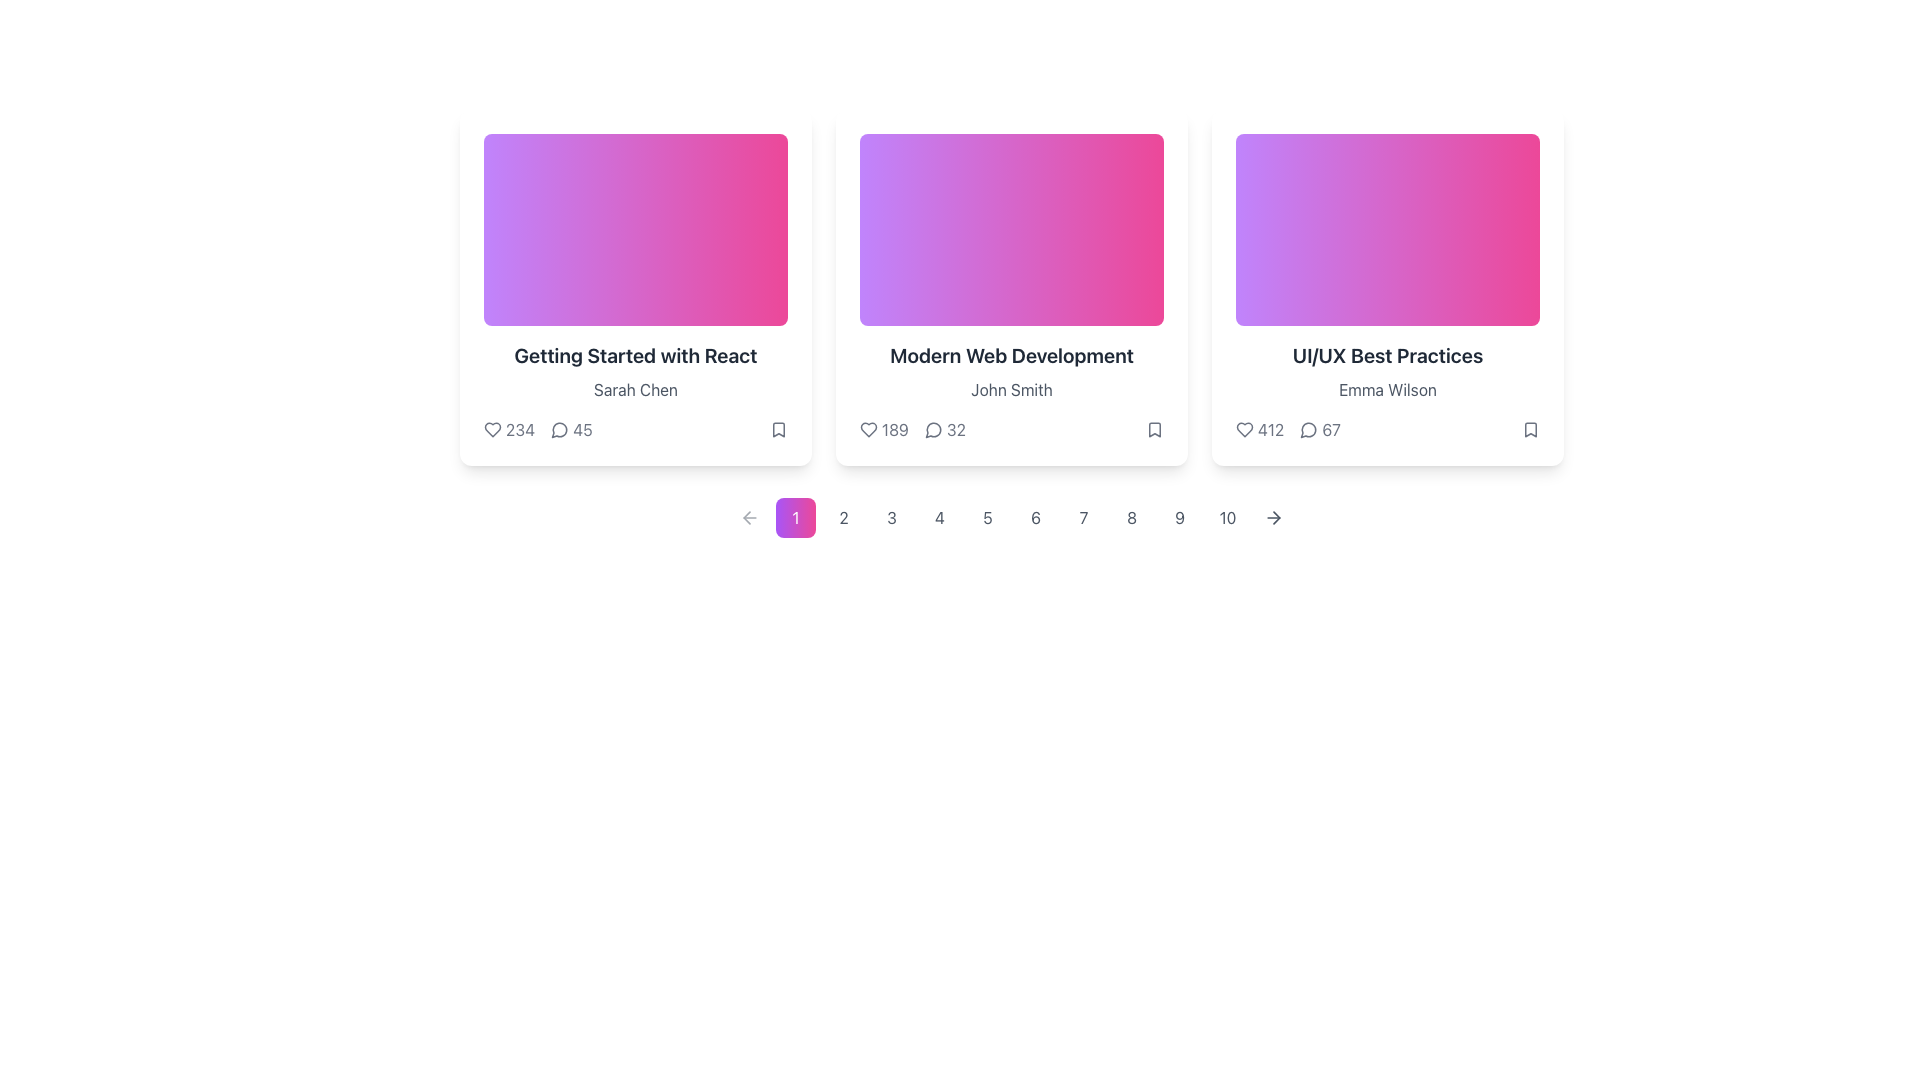  I want to click on the circular button with the number '9' on it, so click(1180, 516).